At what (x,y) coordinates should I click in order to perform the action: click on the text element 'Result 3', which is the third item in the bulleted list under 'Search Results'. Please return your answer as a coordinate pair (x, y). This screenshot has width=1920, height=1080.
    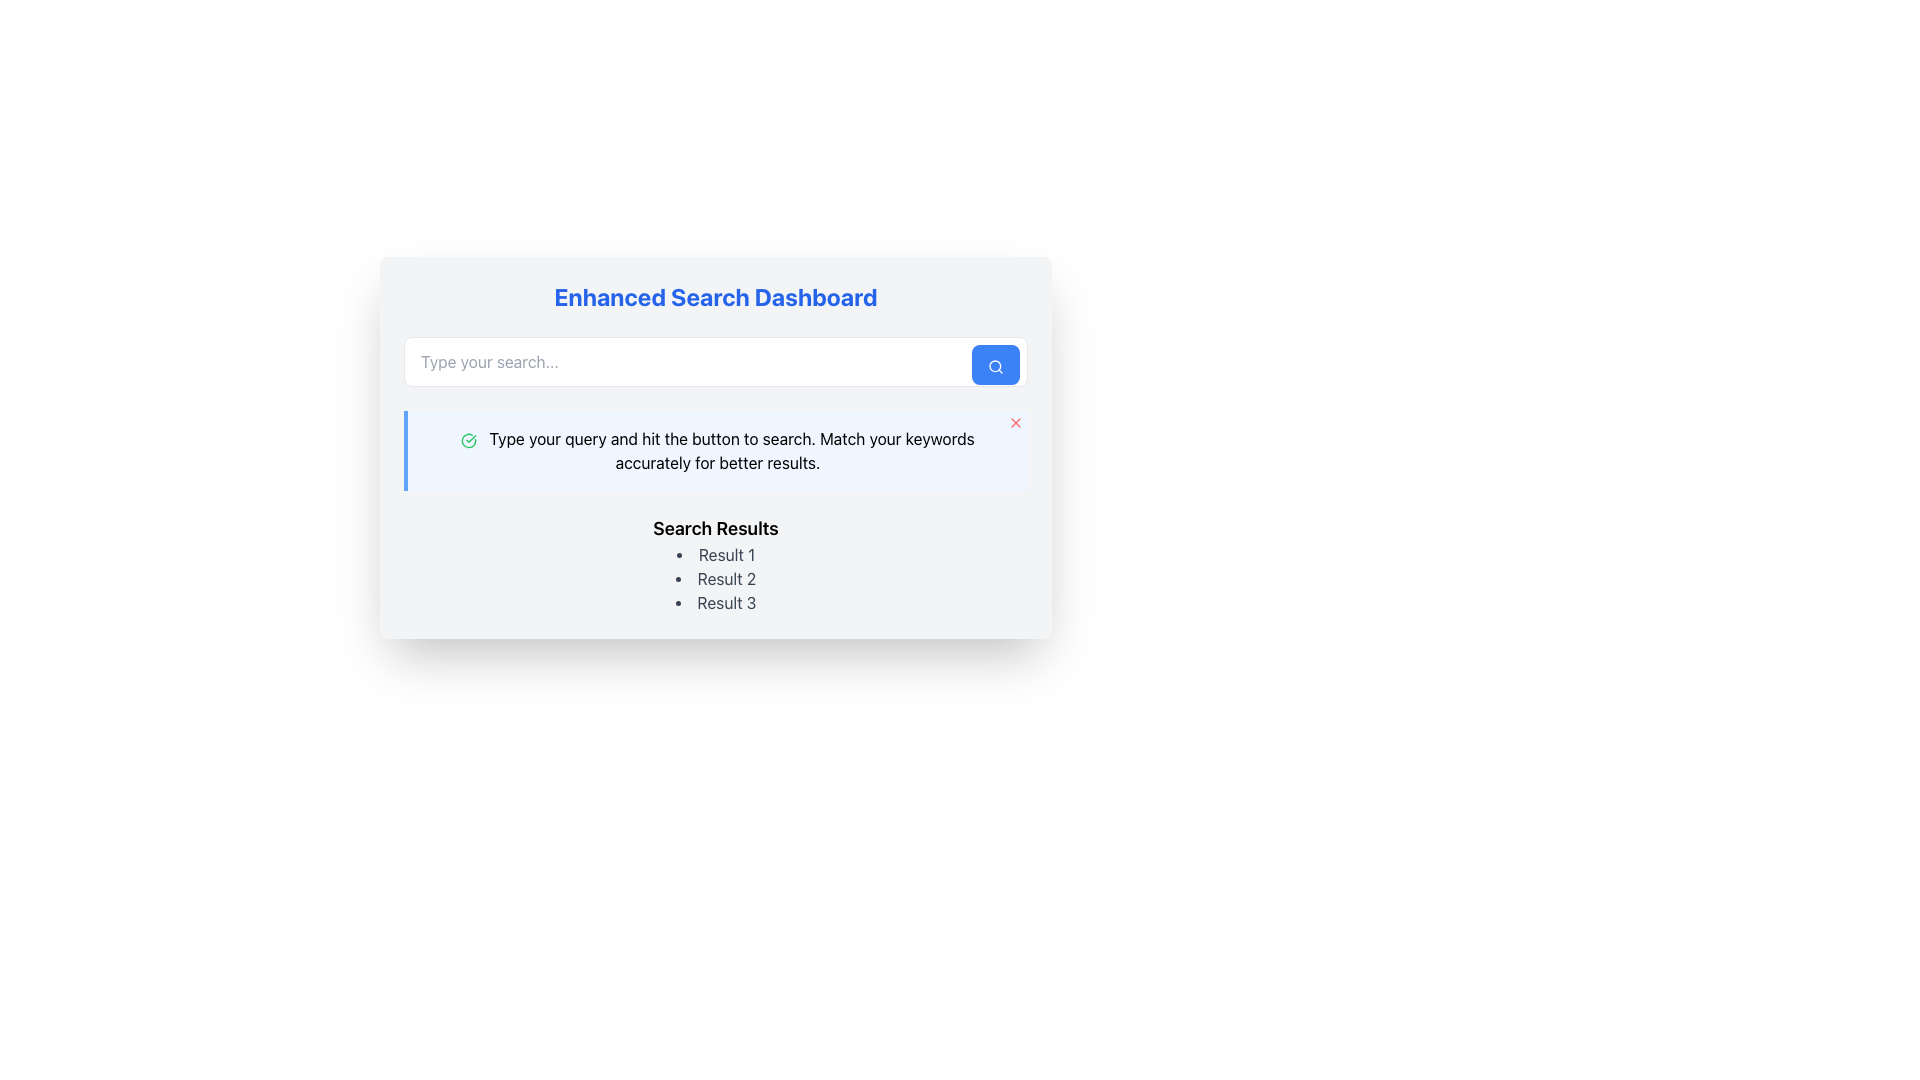
    Looking at the image, I should click on (715, 601).